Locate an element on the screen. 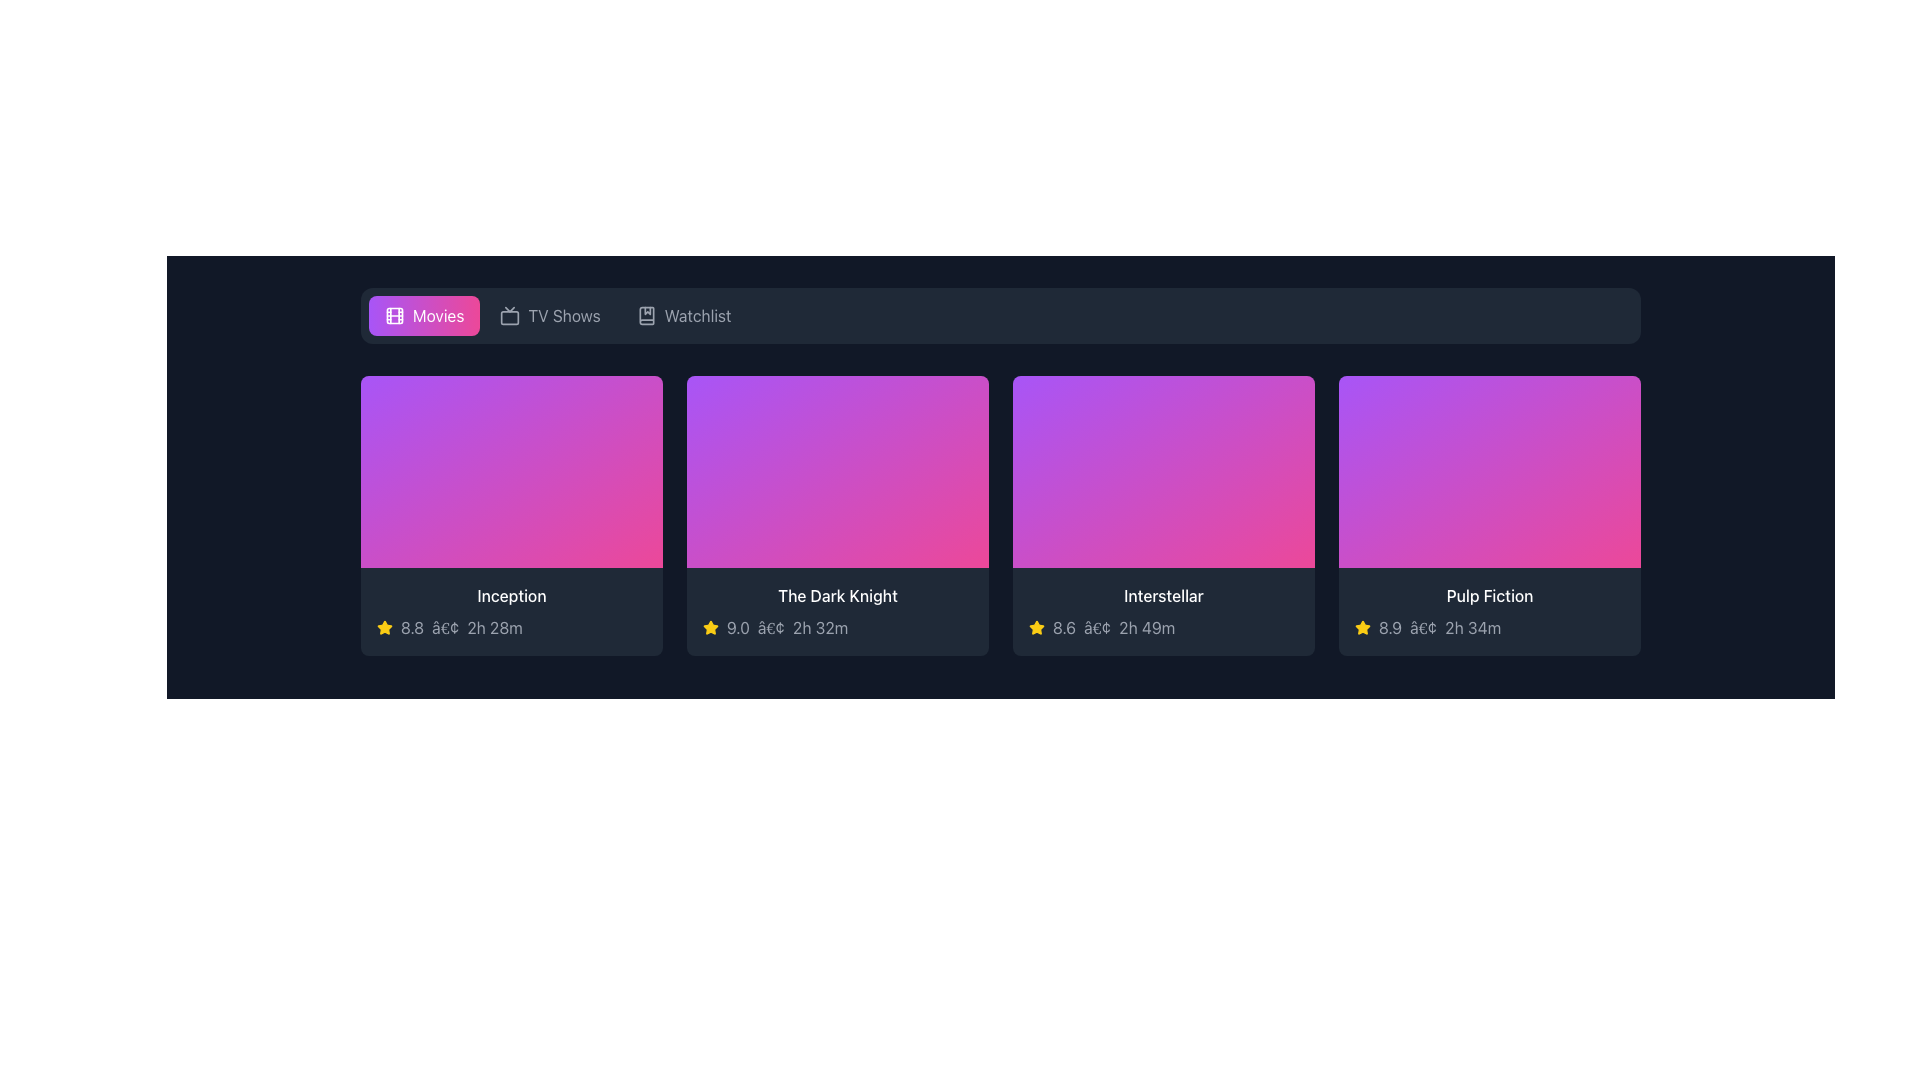 The height and width of the screenshot is (1080, 1920). the TV shows navigation button to change its color, which is the second button in the horizontal navigation row, located between the 'Movies' and 'Watchlist' buttons is located at coordinates (550, 315).